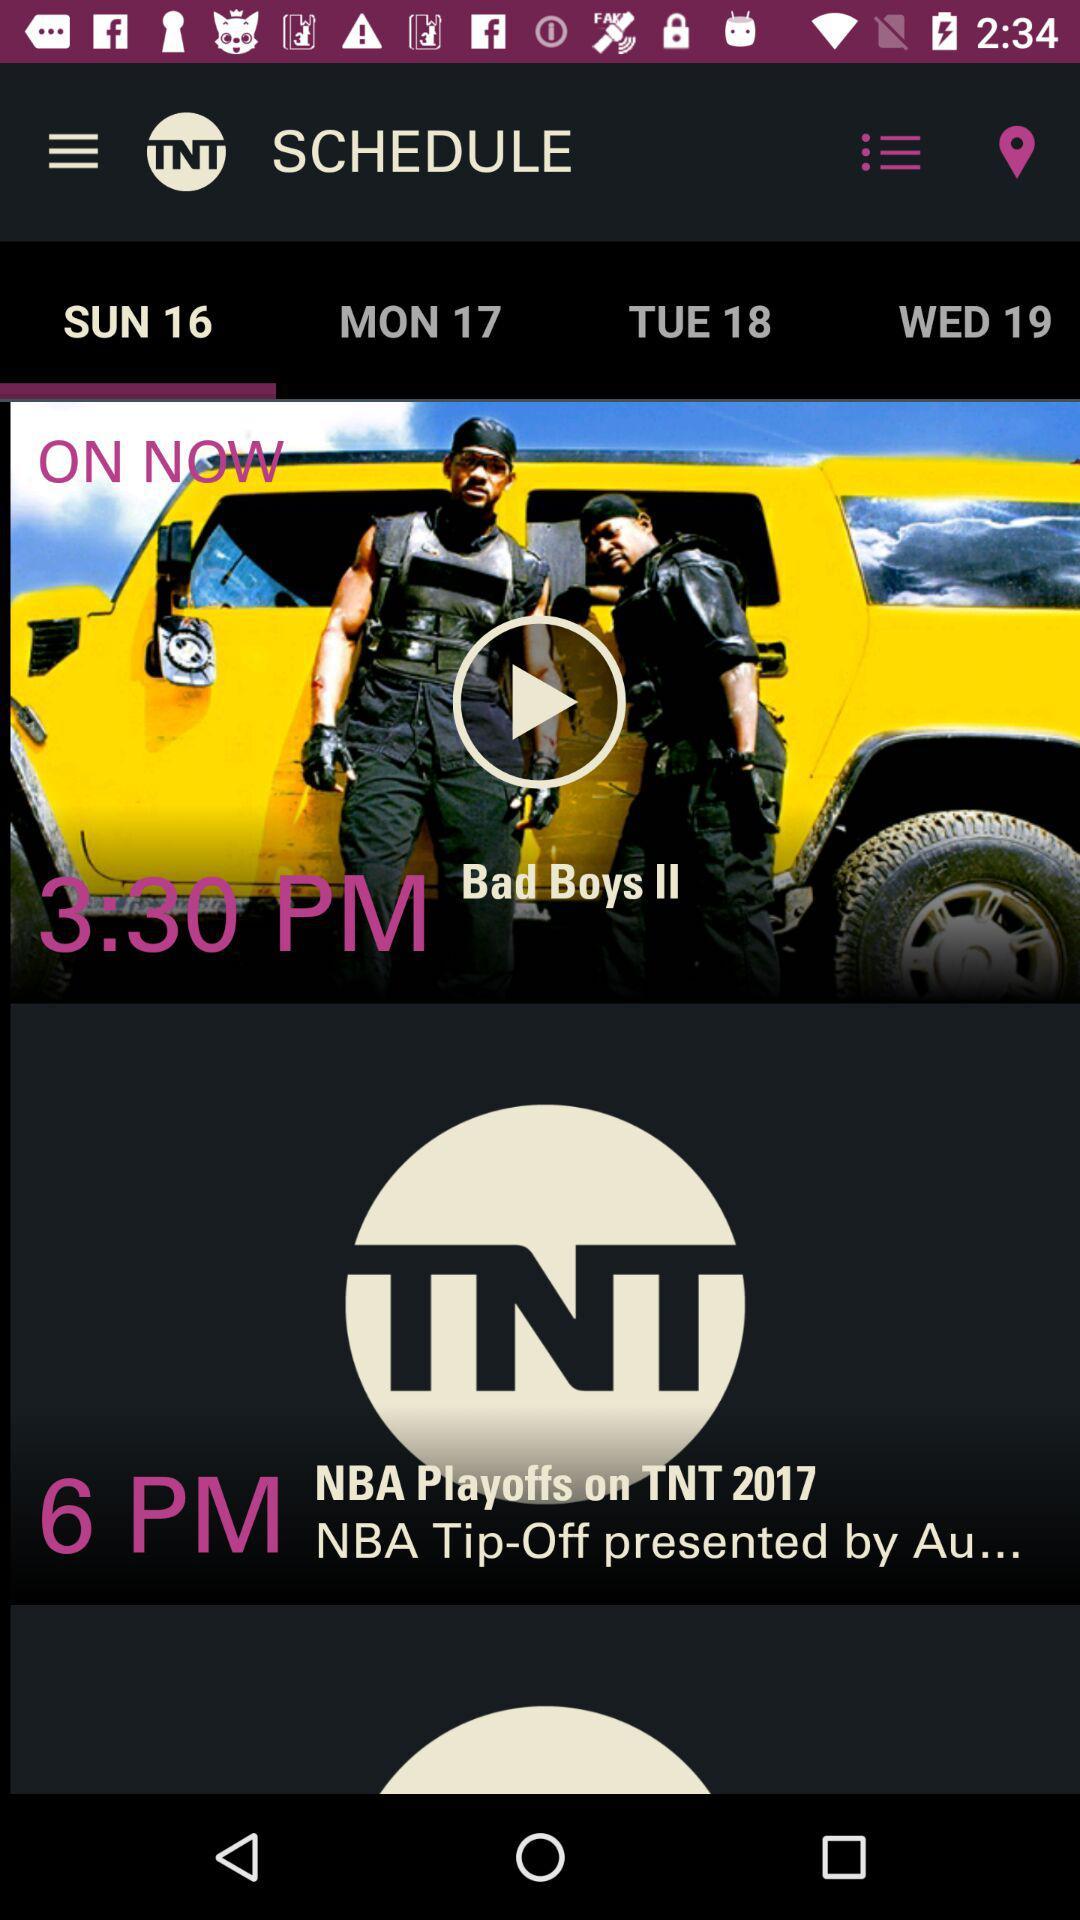 The height and width of the screenshot is (1920, 1080). Describe the element at coordinates (699, 320) in the screenshot. I see `icon next to wed 19 icon` at that location.